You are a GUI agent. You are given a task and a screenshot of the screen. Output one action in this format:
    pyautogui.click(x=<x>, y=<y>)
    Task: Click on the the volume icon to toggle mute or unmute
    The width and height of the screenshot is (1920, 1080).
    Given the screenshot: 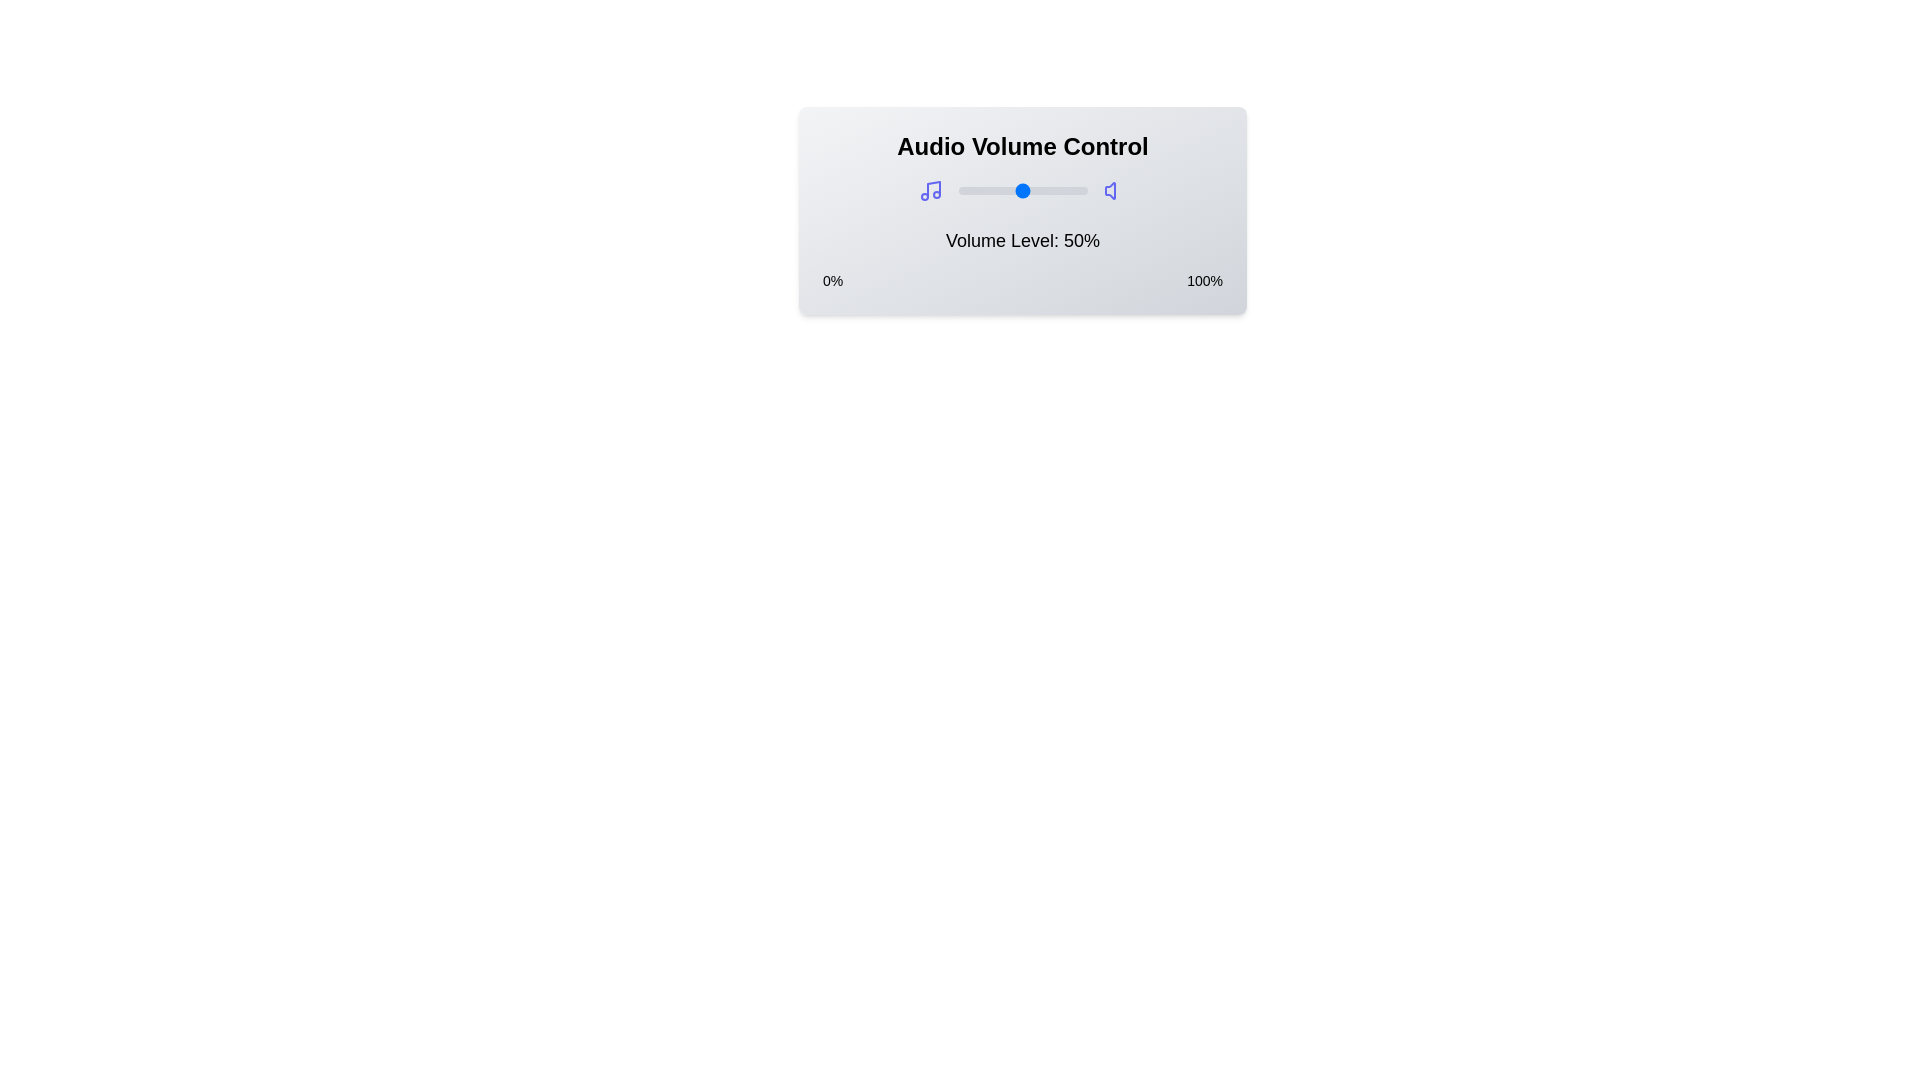 What is the action you would take?
    pyautogui.click(x=1114, y=191)
    